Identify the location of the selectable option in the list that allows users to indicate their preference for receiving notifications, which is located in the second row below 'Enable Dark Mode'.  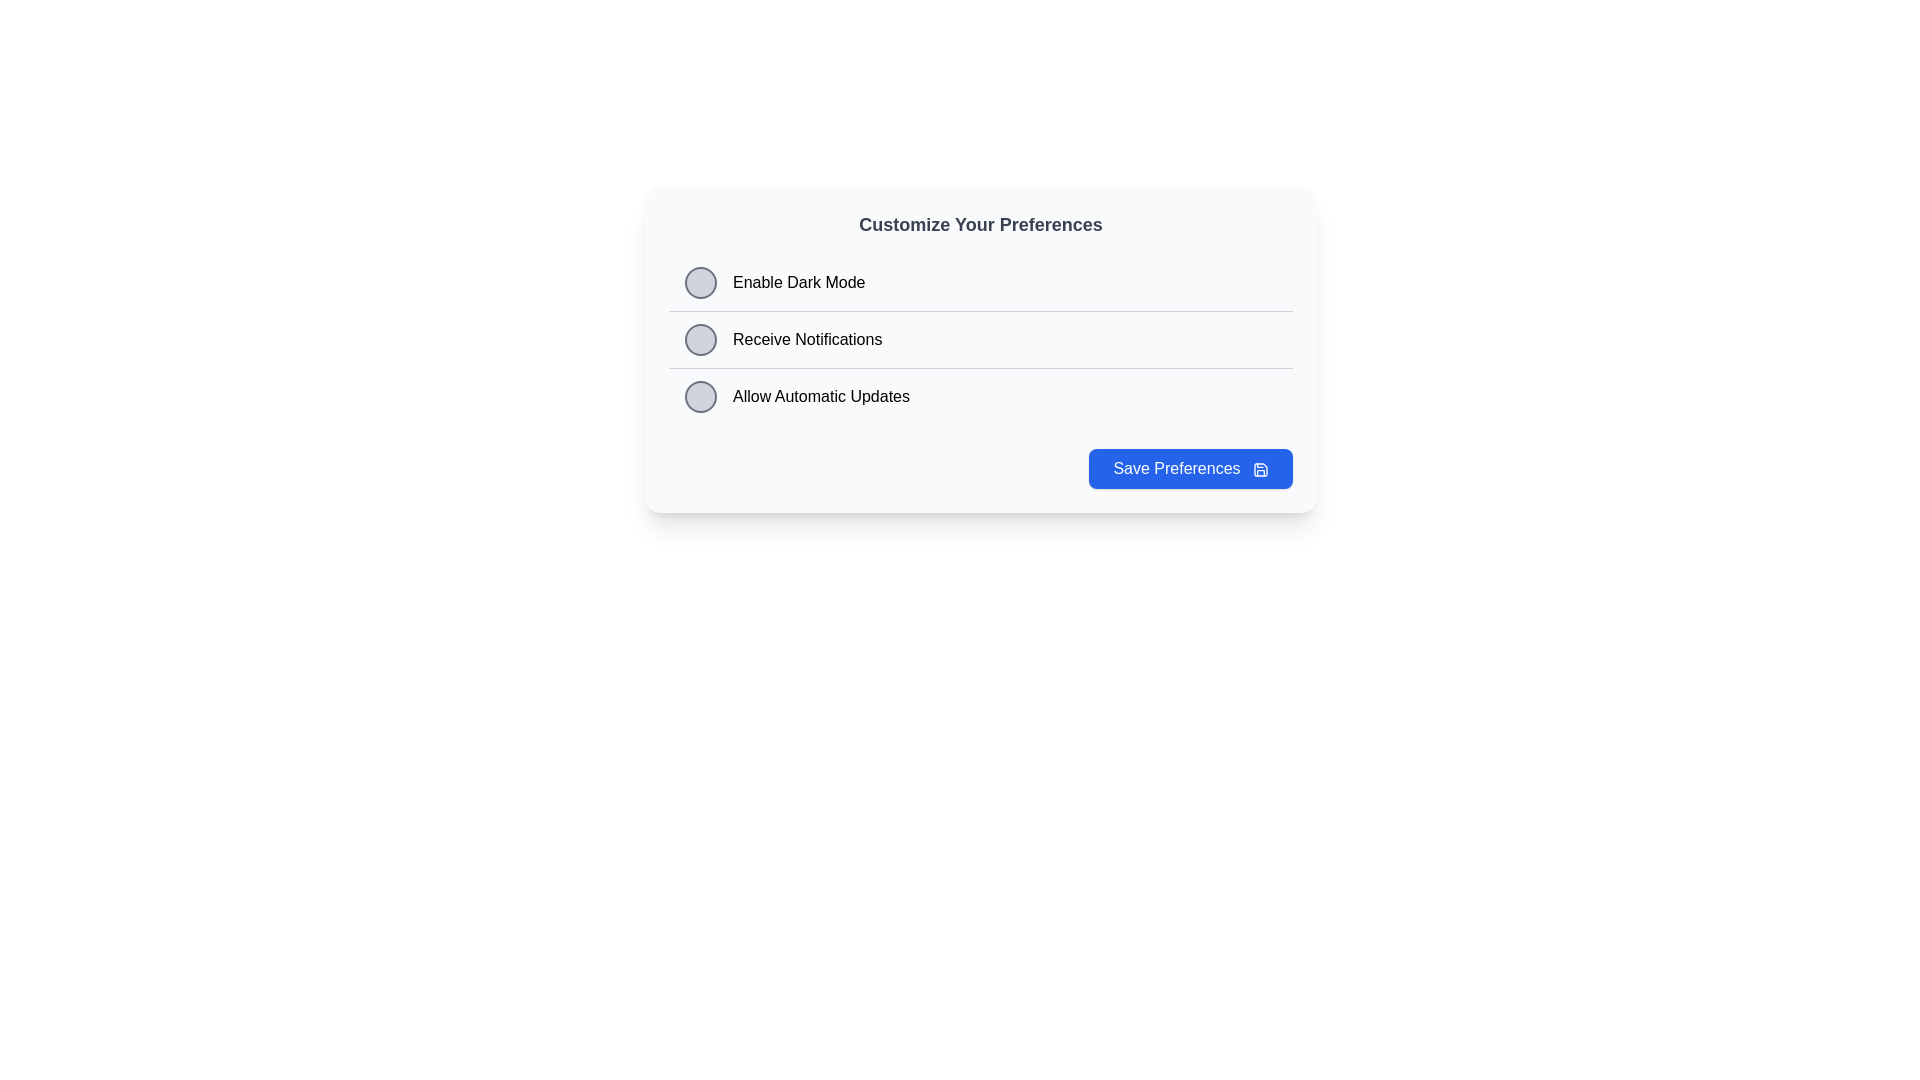
(980, 338).